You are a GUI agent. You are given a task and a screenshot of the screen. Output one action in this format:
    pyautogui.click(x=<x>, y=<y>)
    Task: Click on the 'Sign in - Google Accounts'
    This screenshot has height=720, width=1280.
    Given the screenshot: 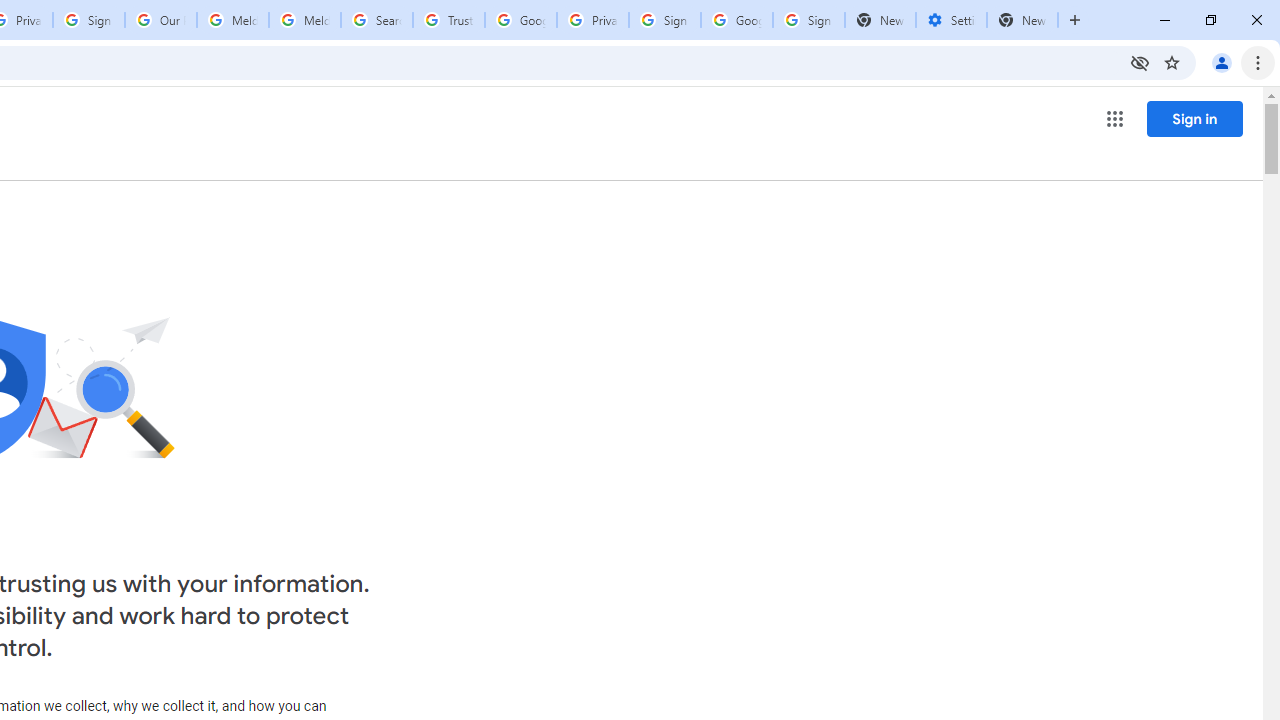 What is the action you would take?
    pyautogui.click(x=664, y=20)
    